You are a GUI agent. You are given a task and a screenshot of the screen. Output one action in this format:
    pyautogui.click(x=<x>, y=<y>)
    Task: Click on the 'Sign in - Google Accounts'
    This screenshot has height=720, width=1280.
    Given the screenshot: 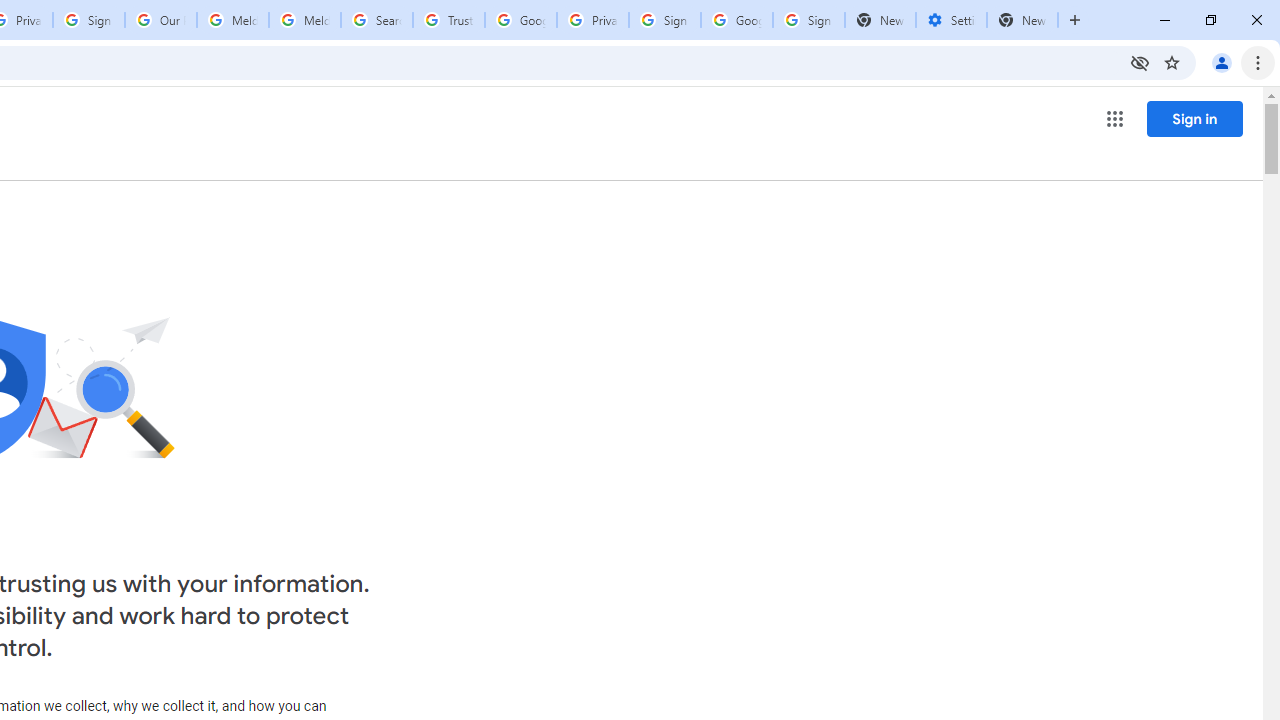 What is the action you would take?
    pyautogui.click(x=664, y=20)
    